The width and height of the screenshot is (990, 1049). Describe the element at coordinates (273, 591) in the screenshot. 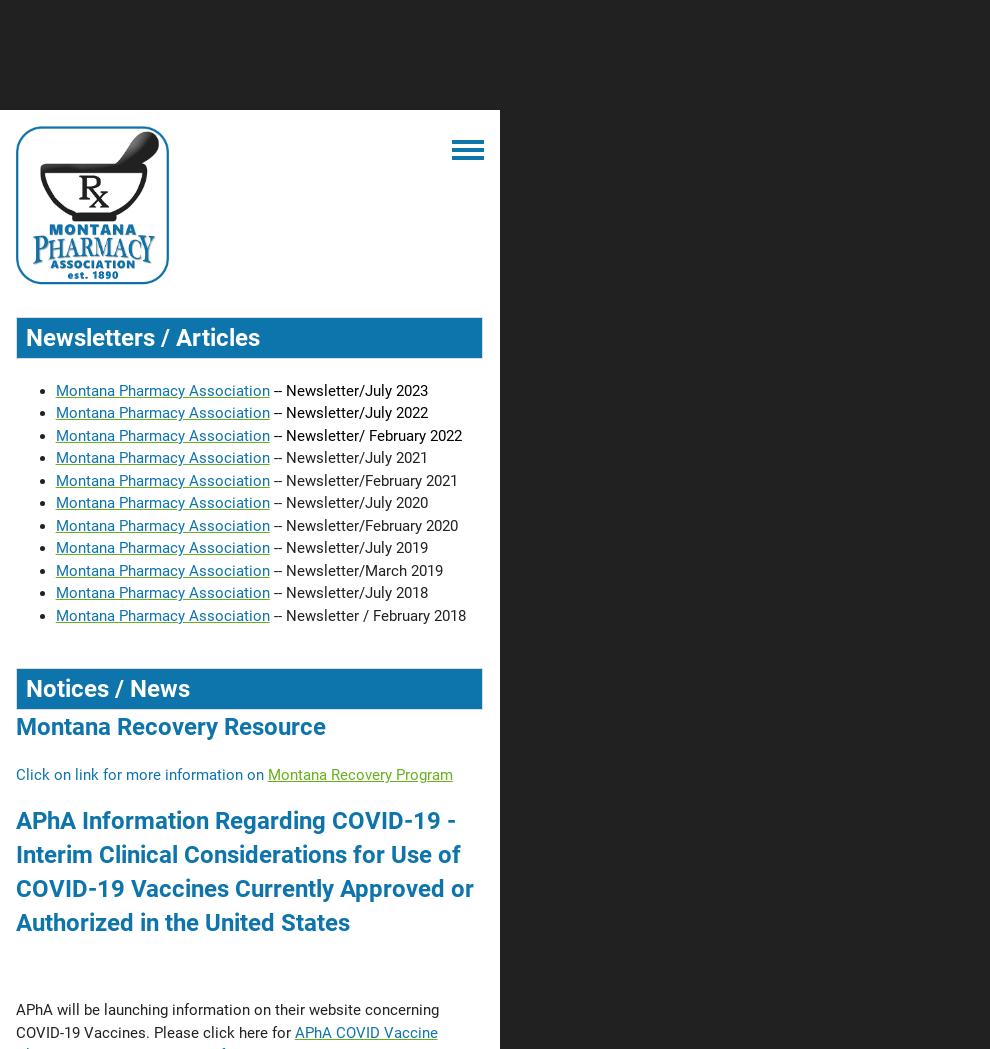

I see `'-- Newsletter/July 2018'` at that location.